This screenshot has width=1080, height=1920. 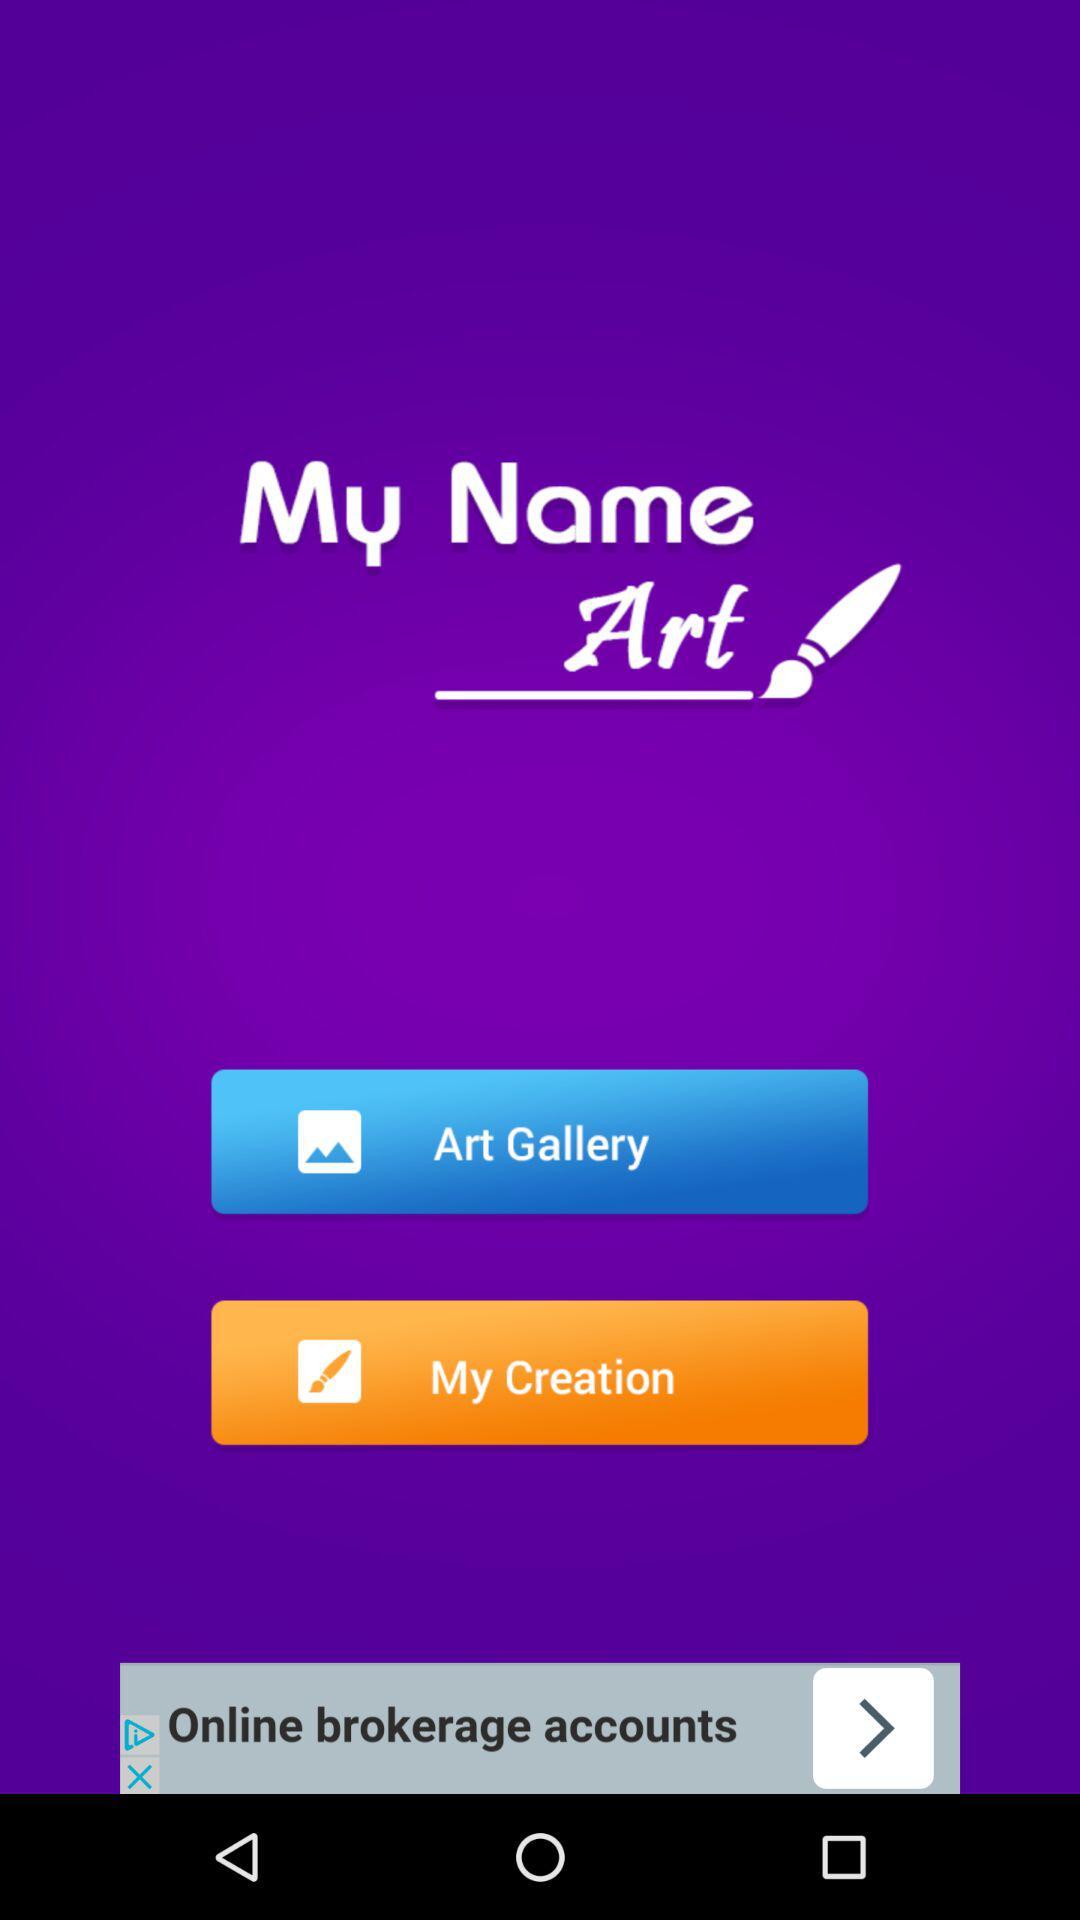 I want to click on my creation, so click(x=538, y=1375).